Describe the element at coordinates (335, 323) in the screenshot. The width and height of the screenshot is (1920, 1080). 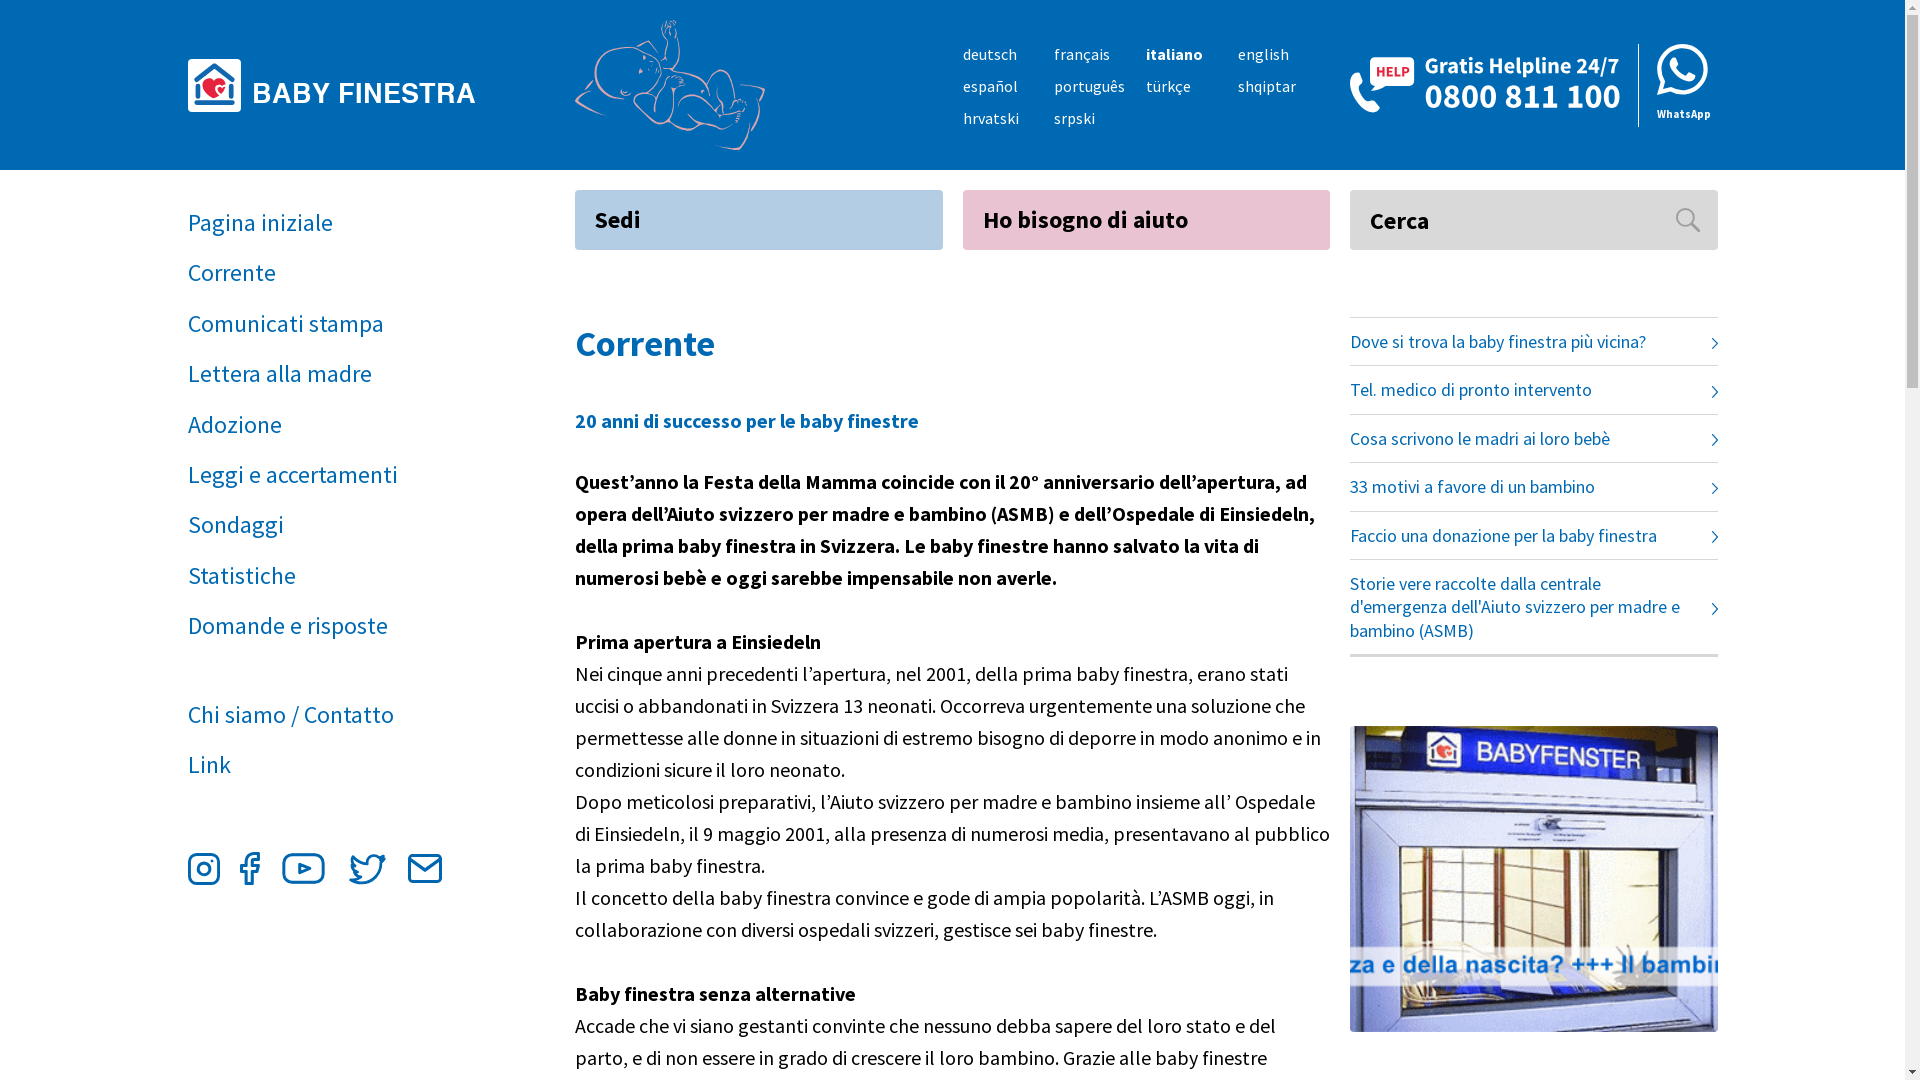
I see `'Comunicati stampa'` at that location.